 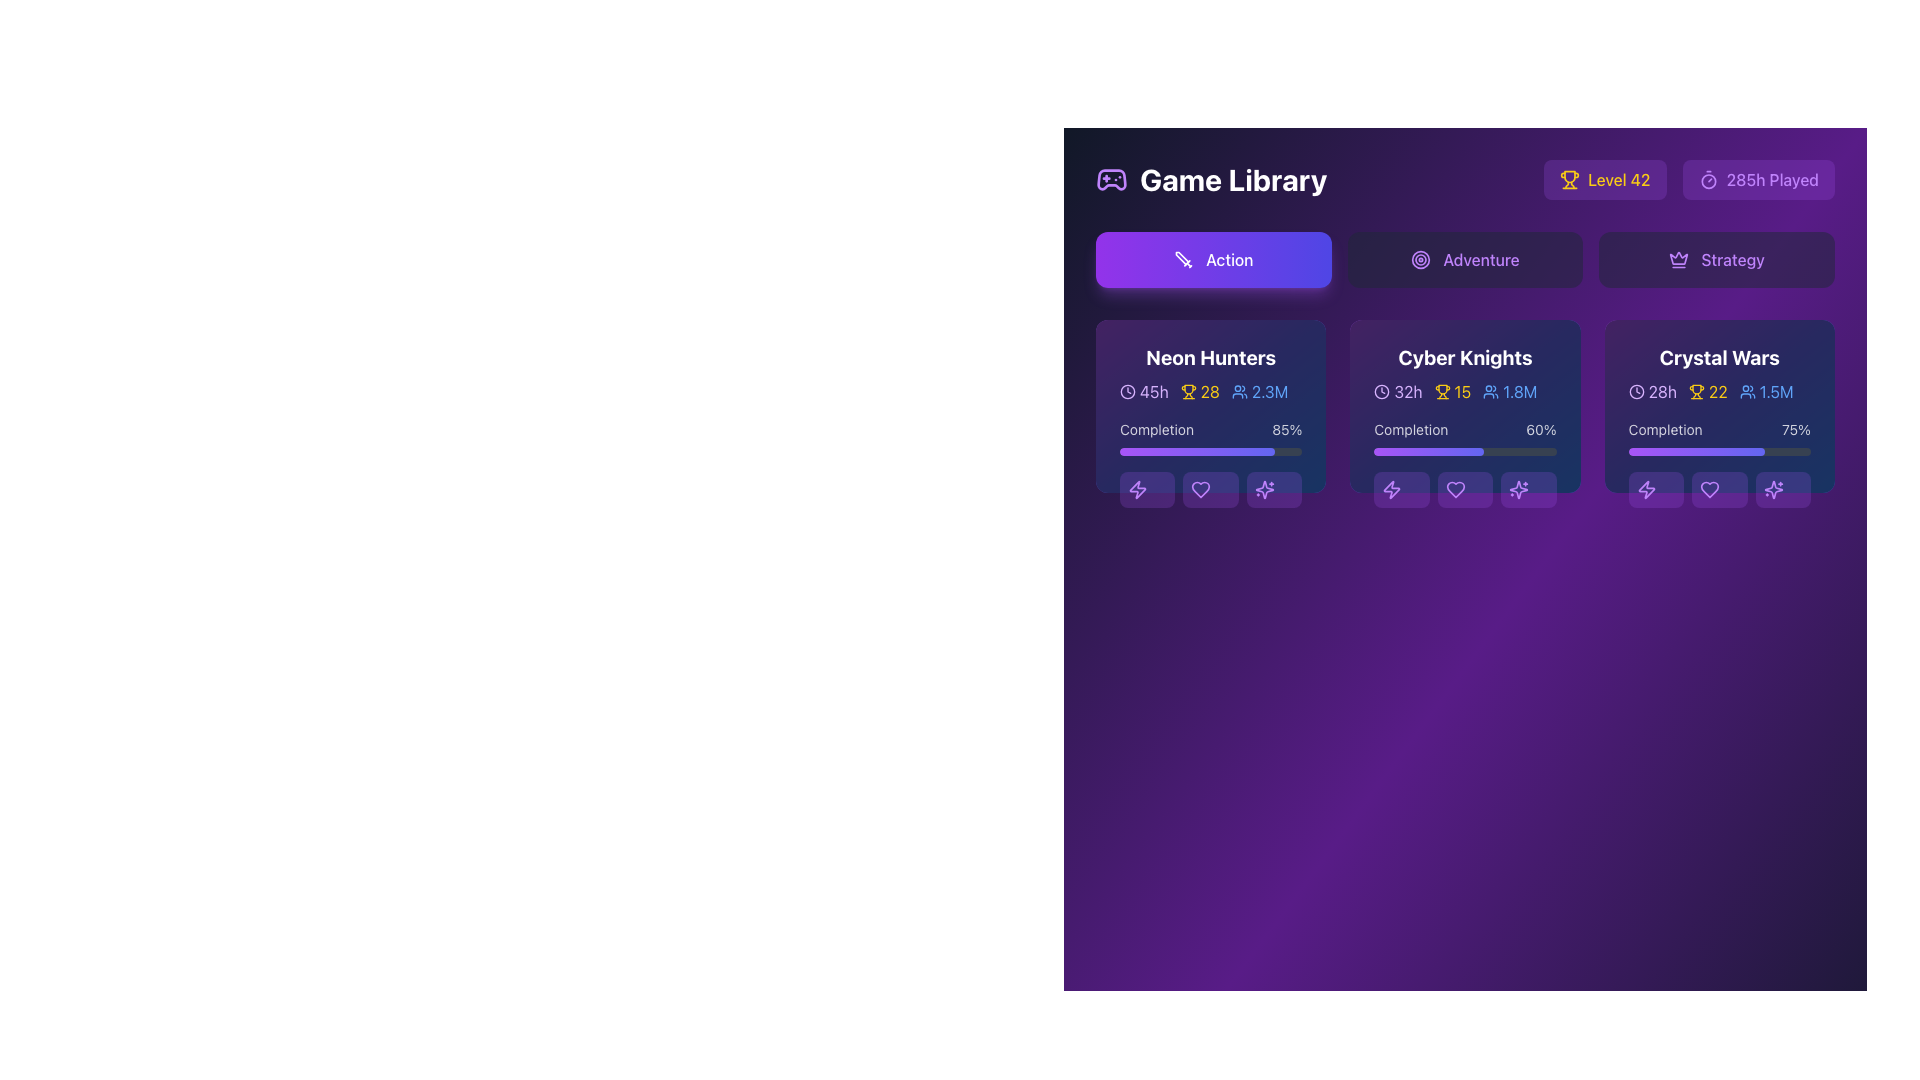 What do you see at coordinates (1696, 451) in the screenshot?
I see `the filled portion of the progress bar indicating 75% completion for the 'Crystal Wars' section, located below the 'Completion' label` at bounding box center [1696, 451].